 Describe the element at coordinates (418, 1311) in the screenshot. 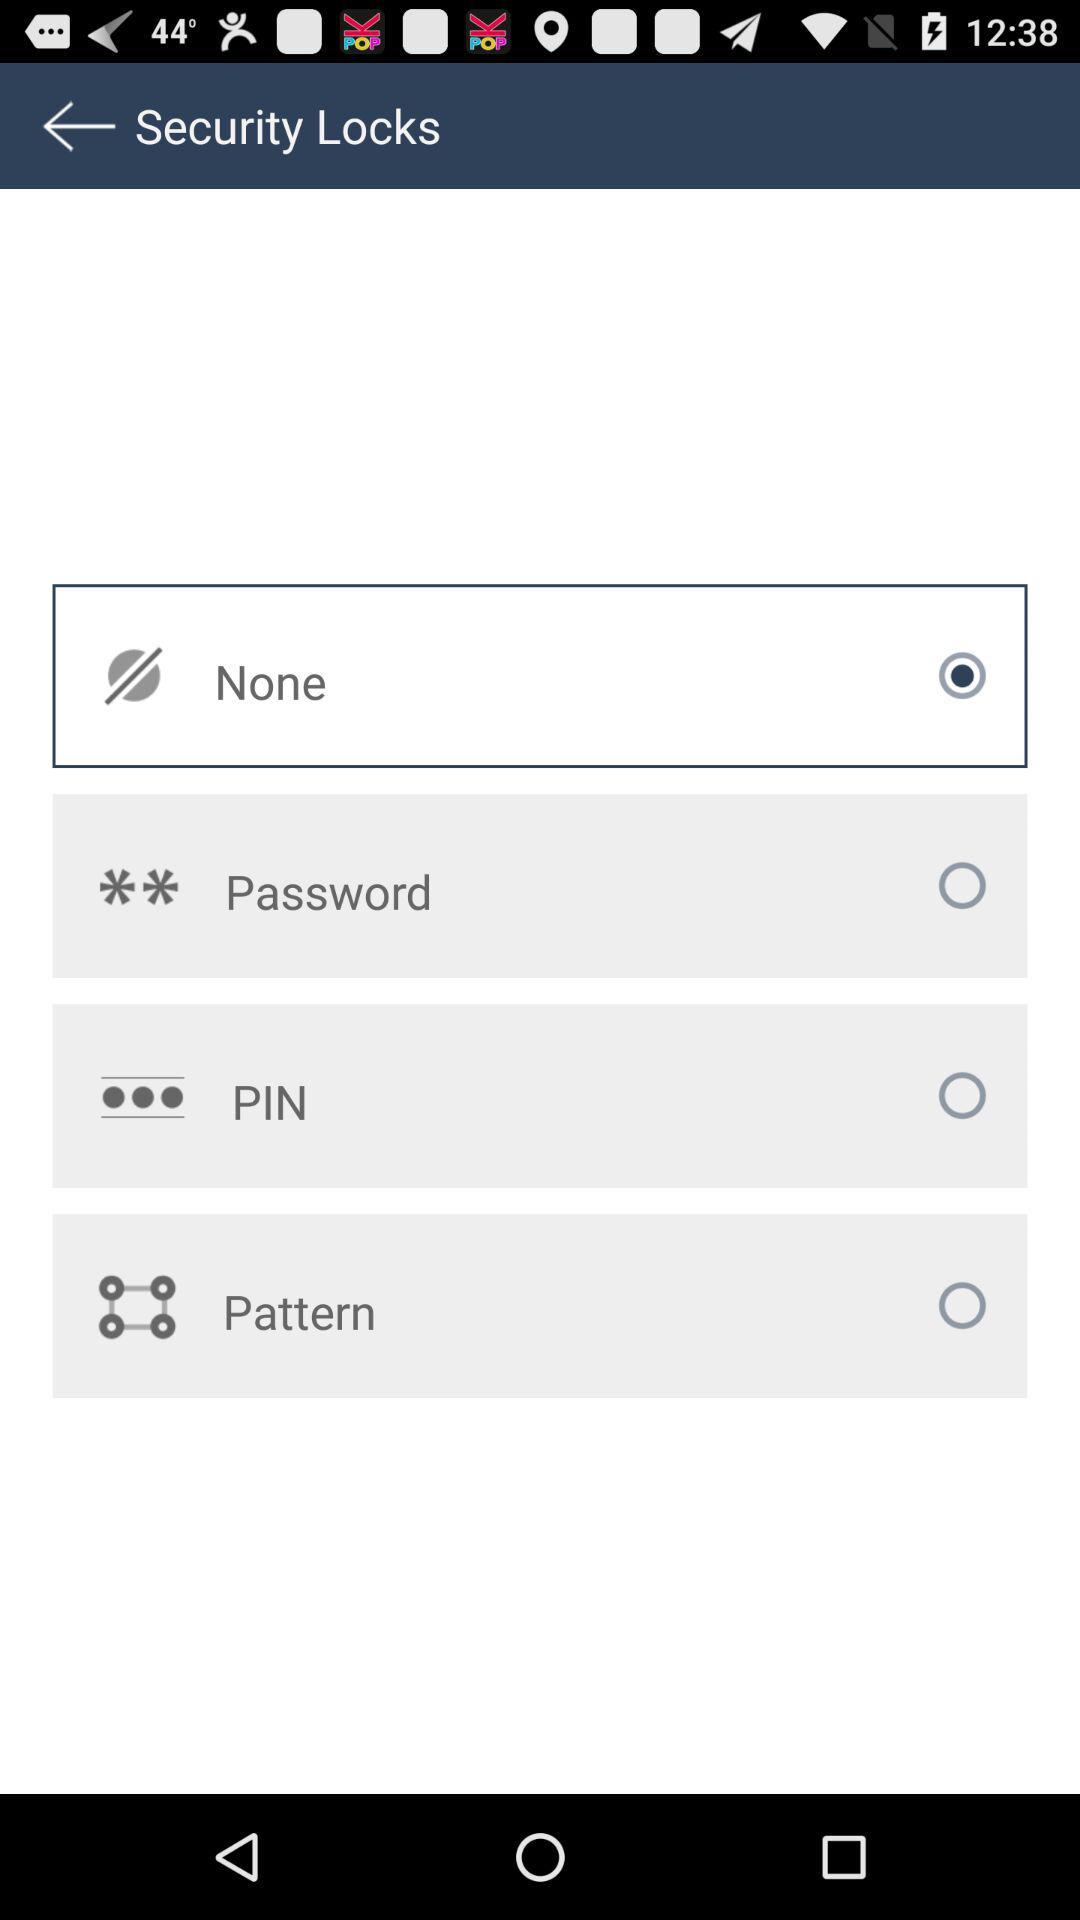

I see `pattern` at that location.